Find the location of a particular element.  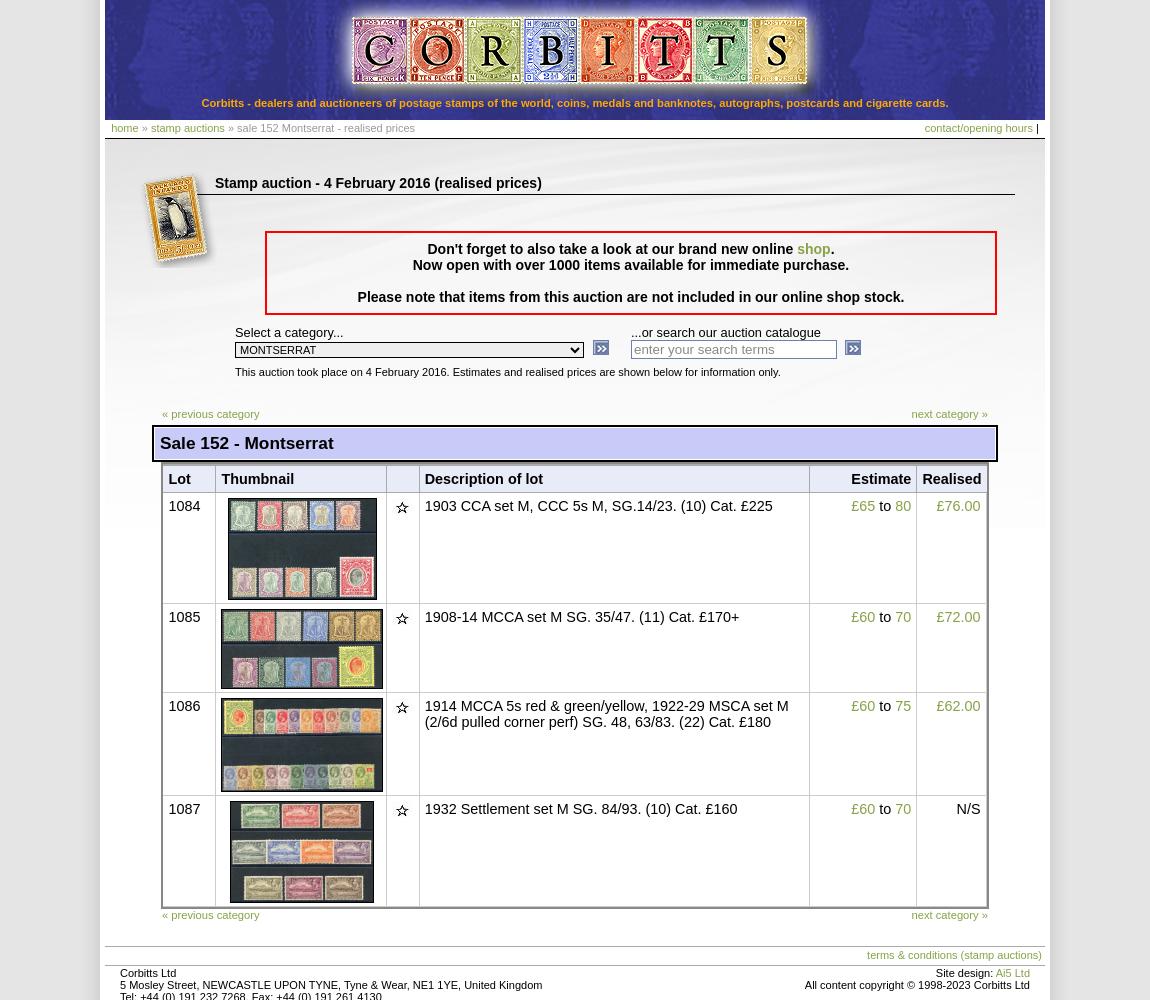

'£62.00' is located at coordinates (957, 705).